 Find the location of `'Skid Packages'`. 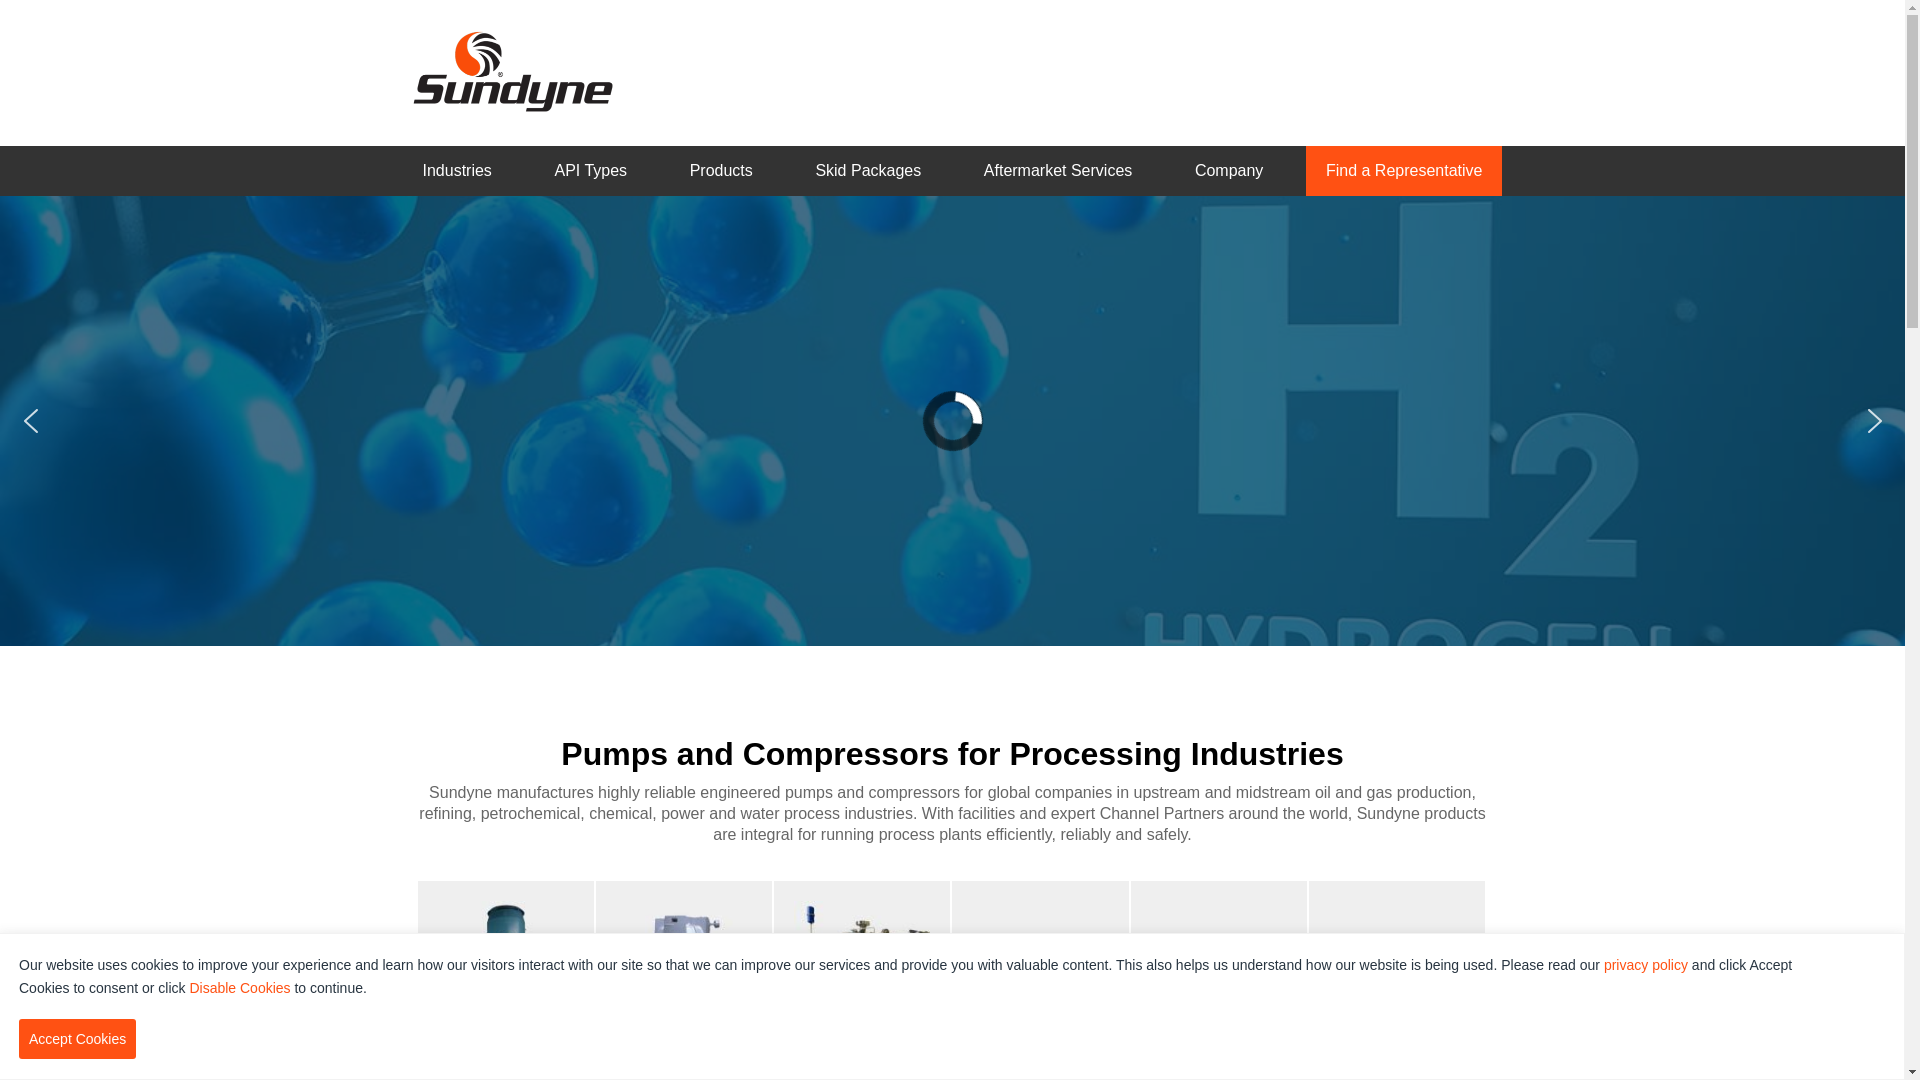

'Skid Packages' is located at coordinates (868, 170).